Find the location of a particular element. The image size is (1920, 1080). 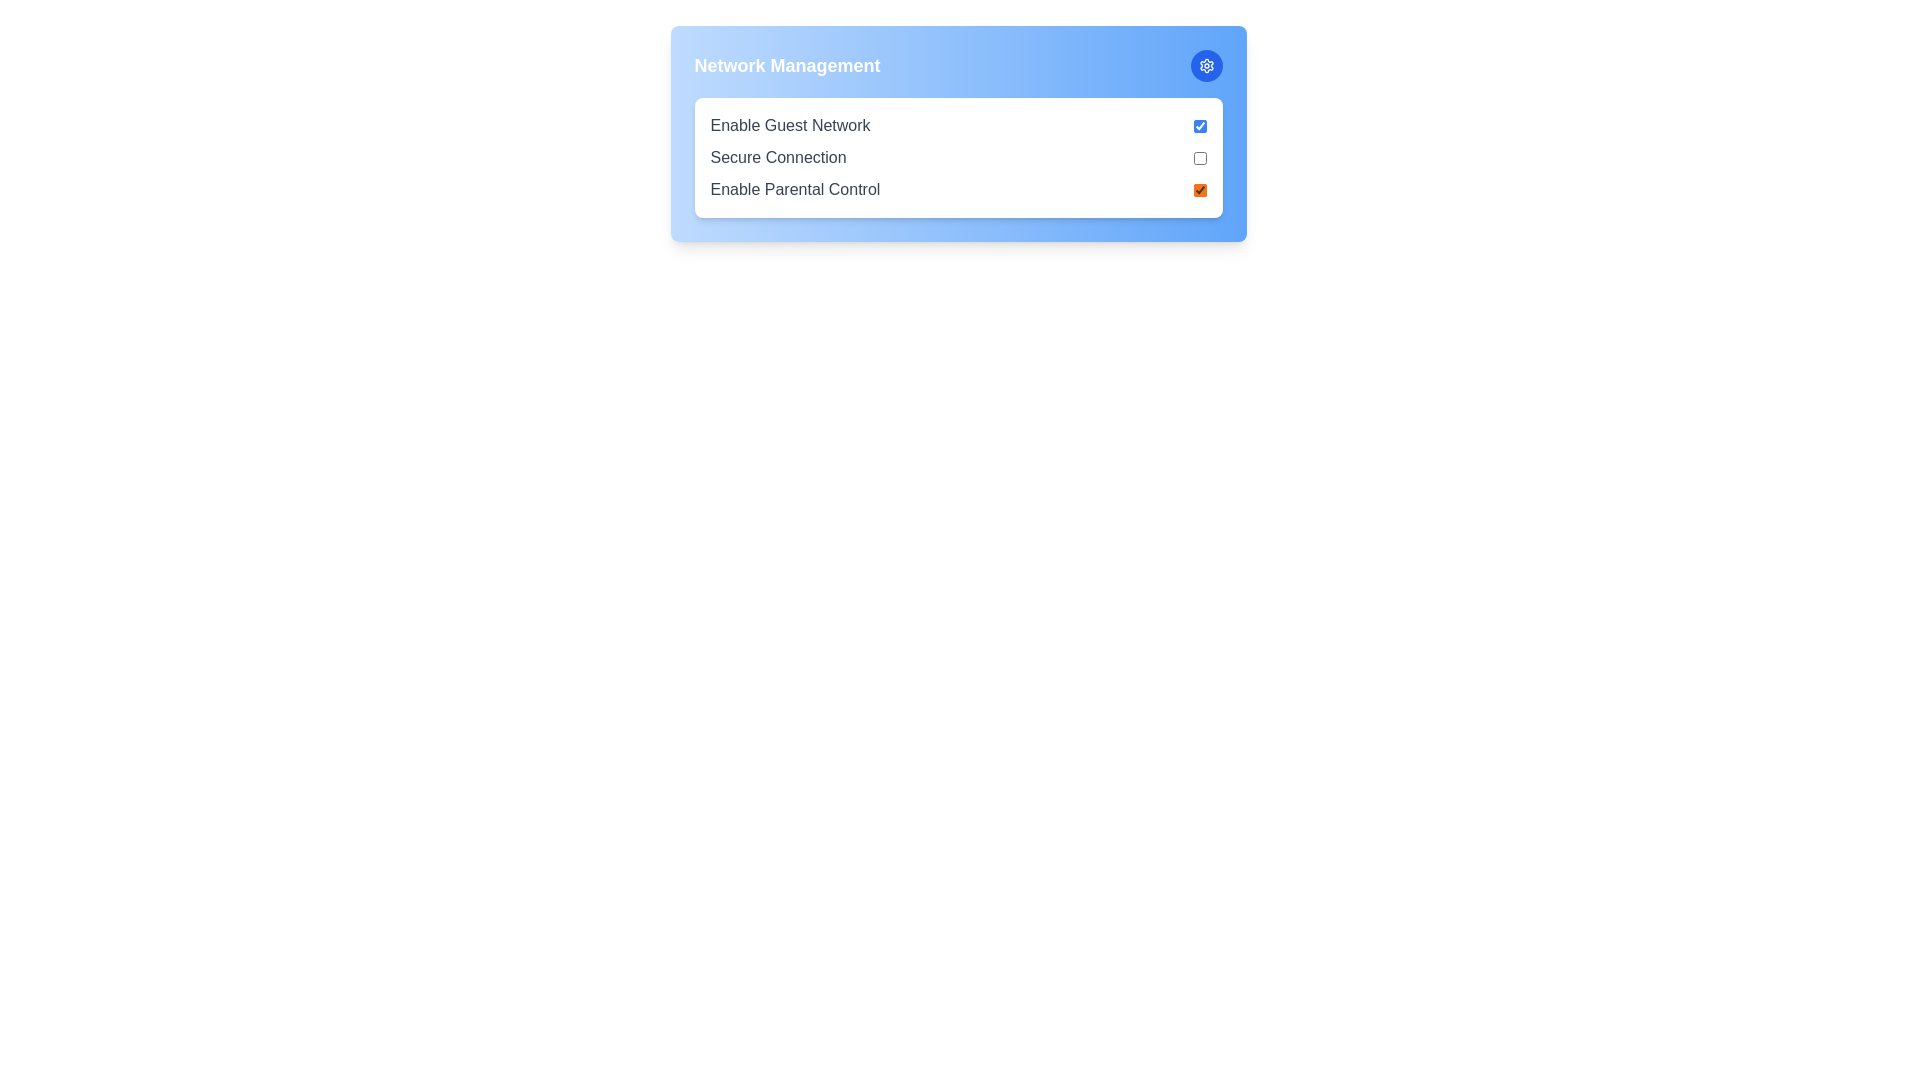

the text label that describes the function of the adjacent checkbox for enabling or disabling a secure connection, located under the 'Network Management' header is located at coordinates (777, 157).